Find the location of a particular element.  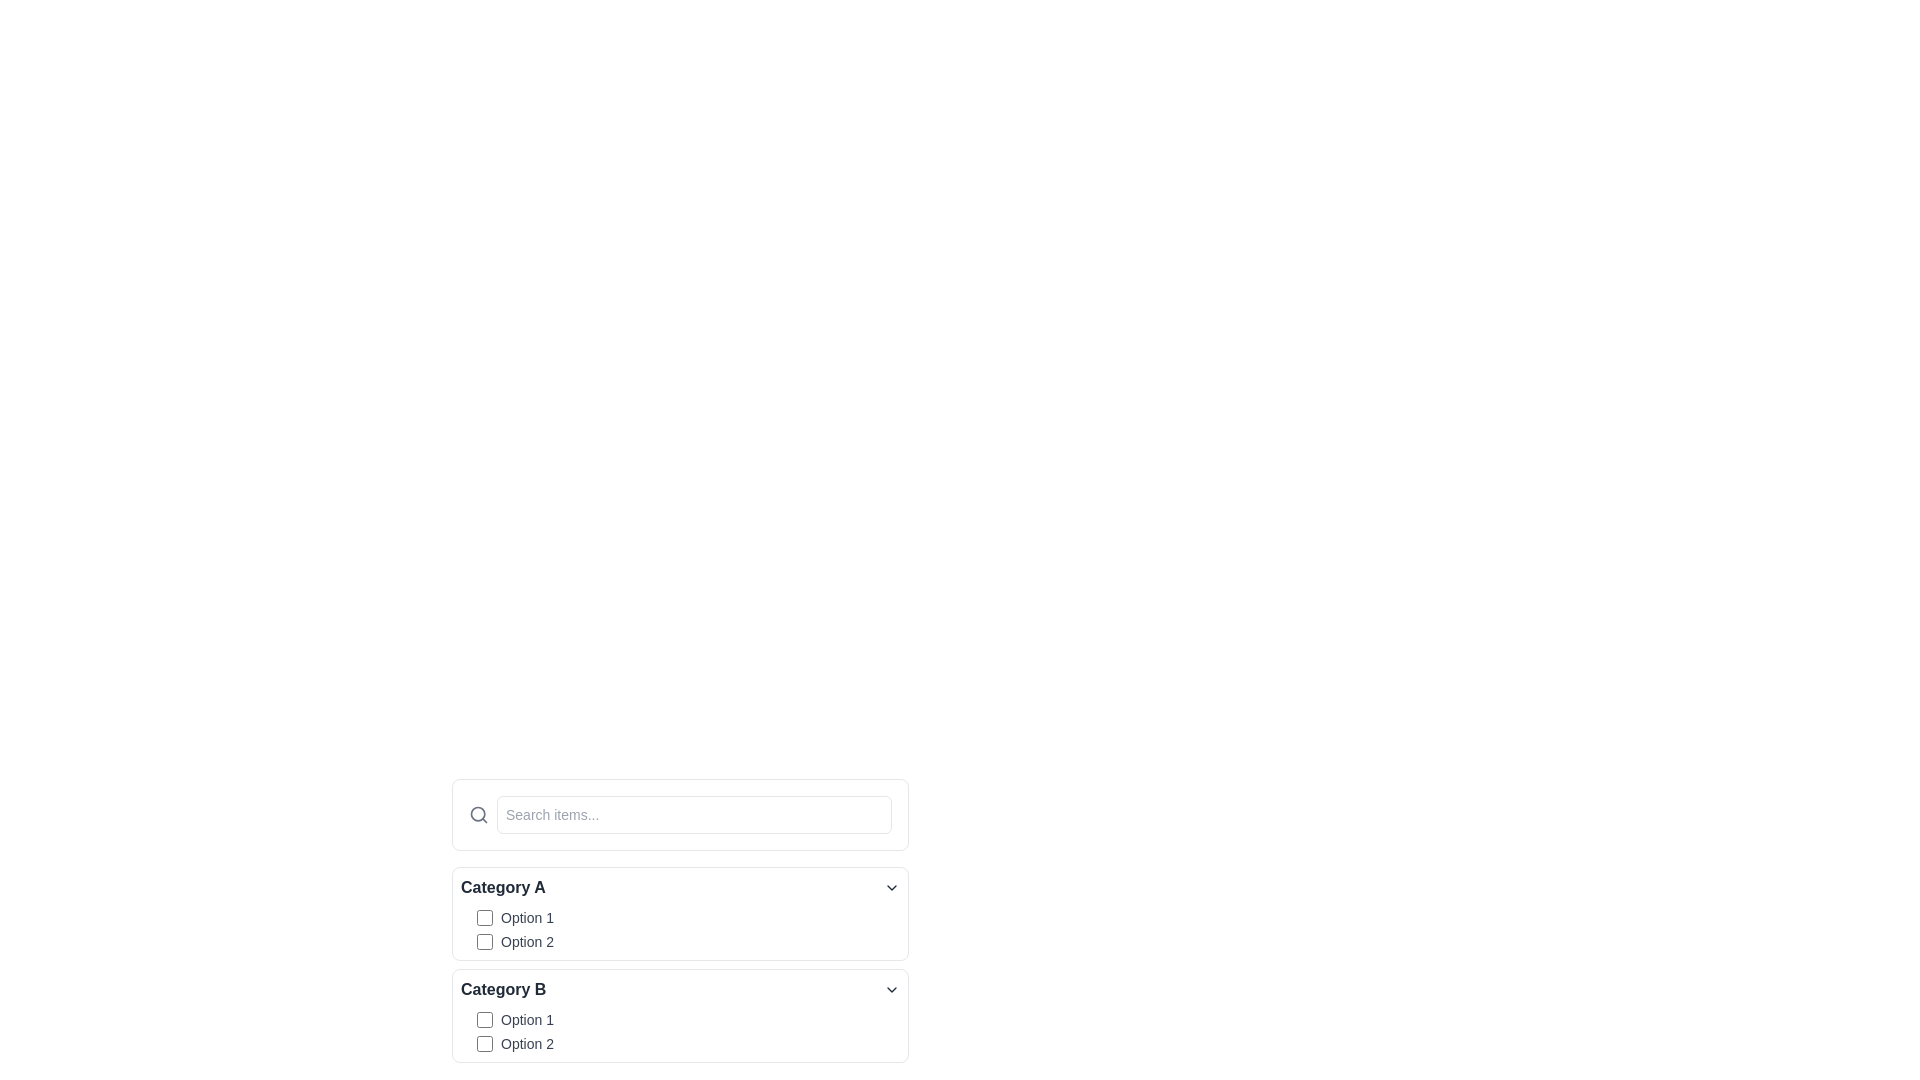

the checkbox labeled 'Option 2' under the 'Category A' section is located at coordinates (688, 941).